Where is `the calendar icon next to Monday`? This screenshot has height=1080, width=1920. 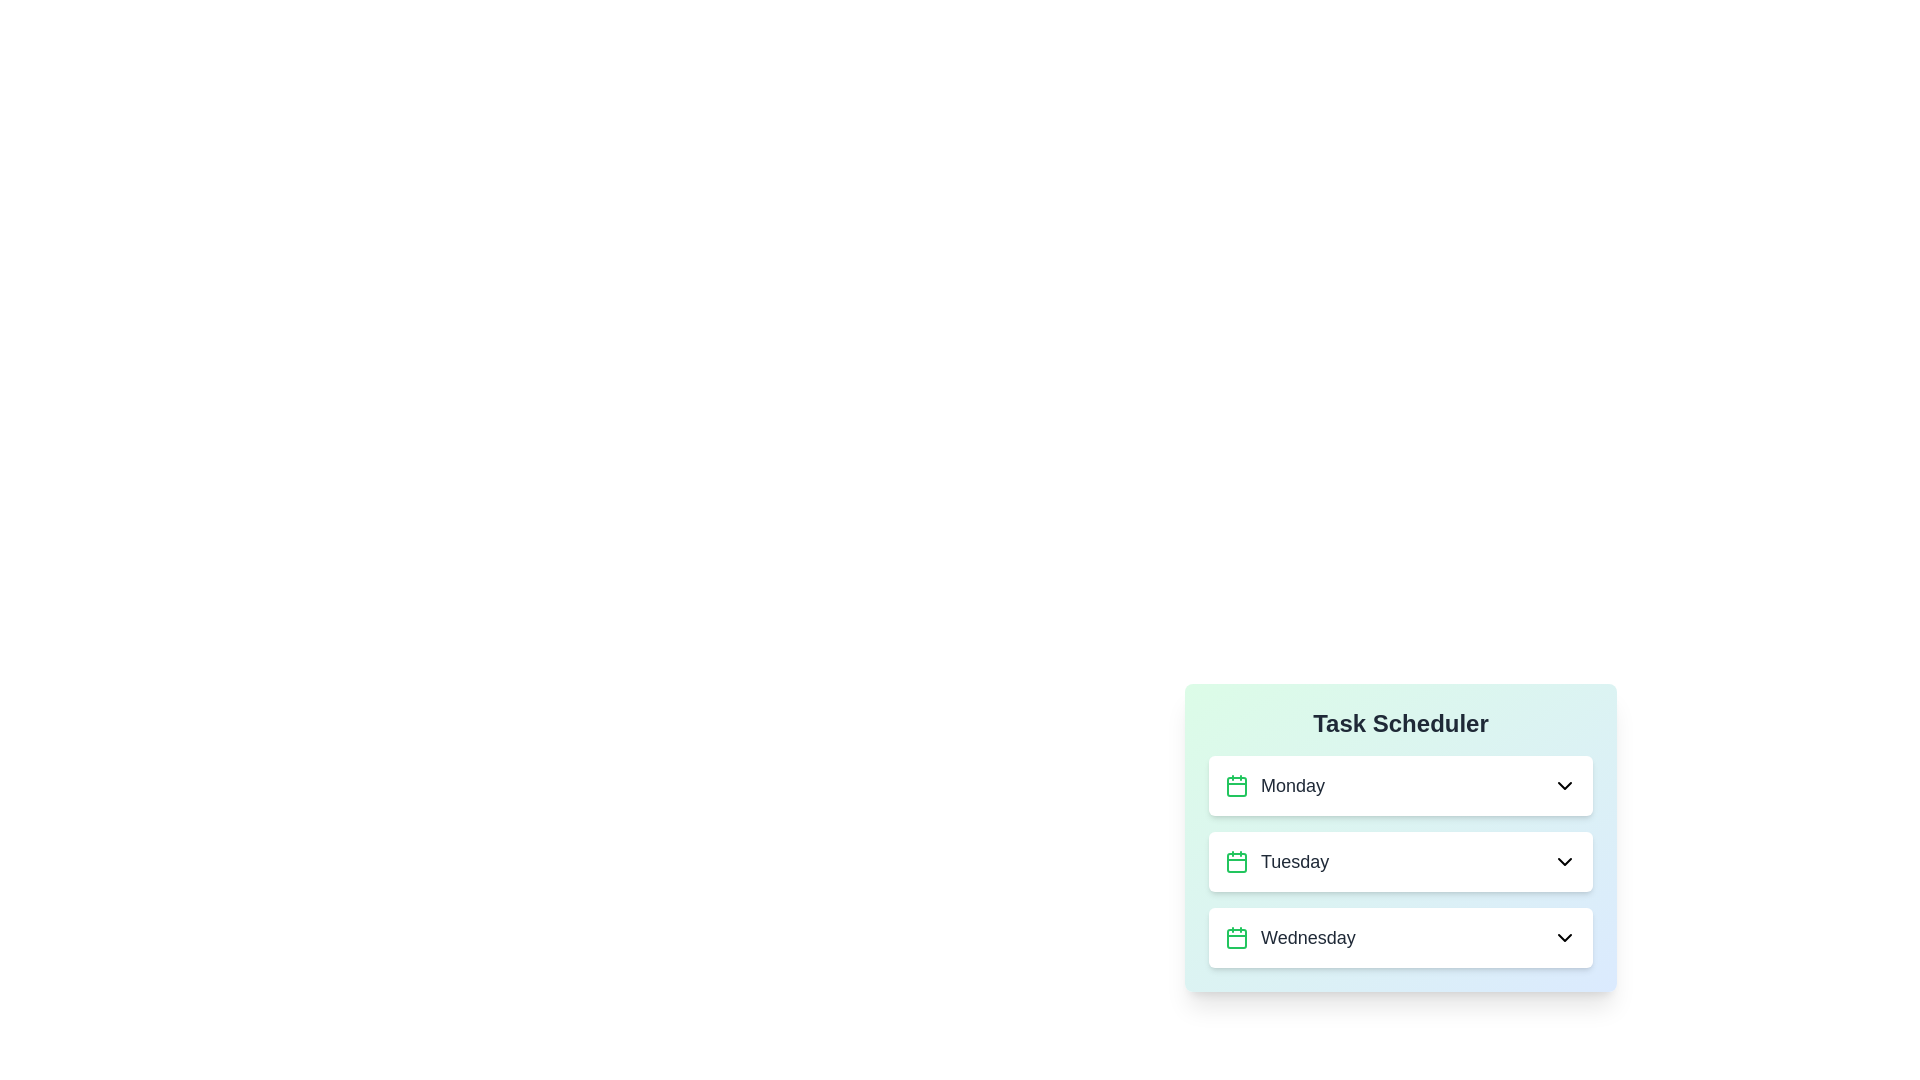 the calendar icon next to Monday is located at coordinates (1236, 785).